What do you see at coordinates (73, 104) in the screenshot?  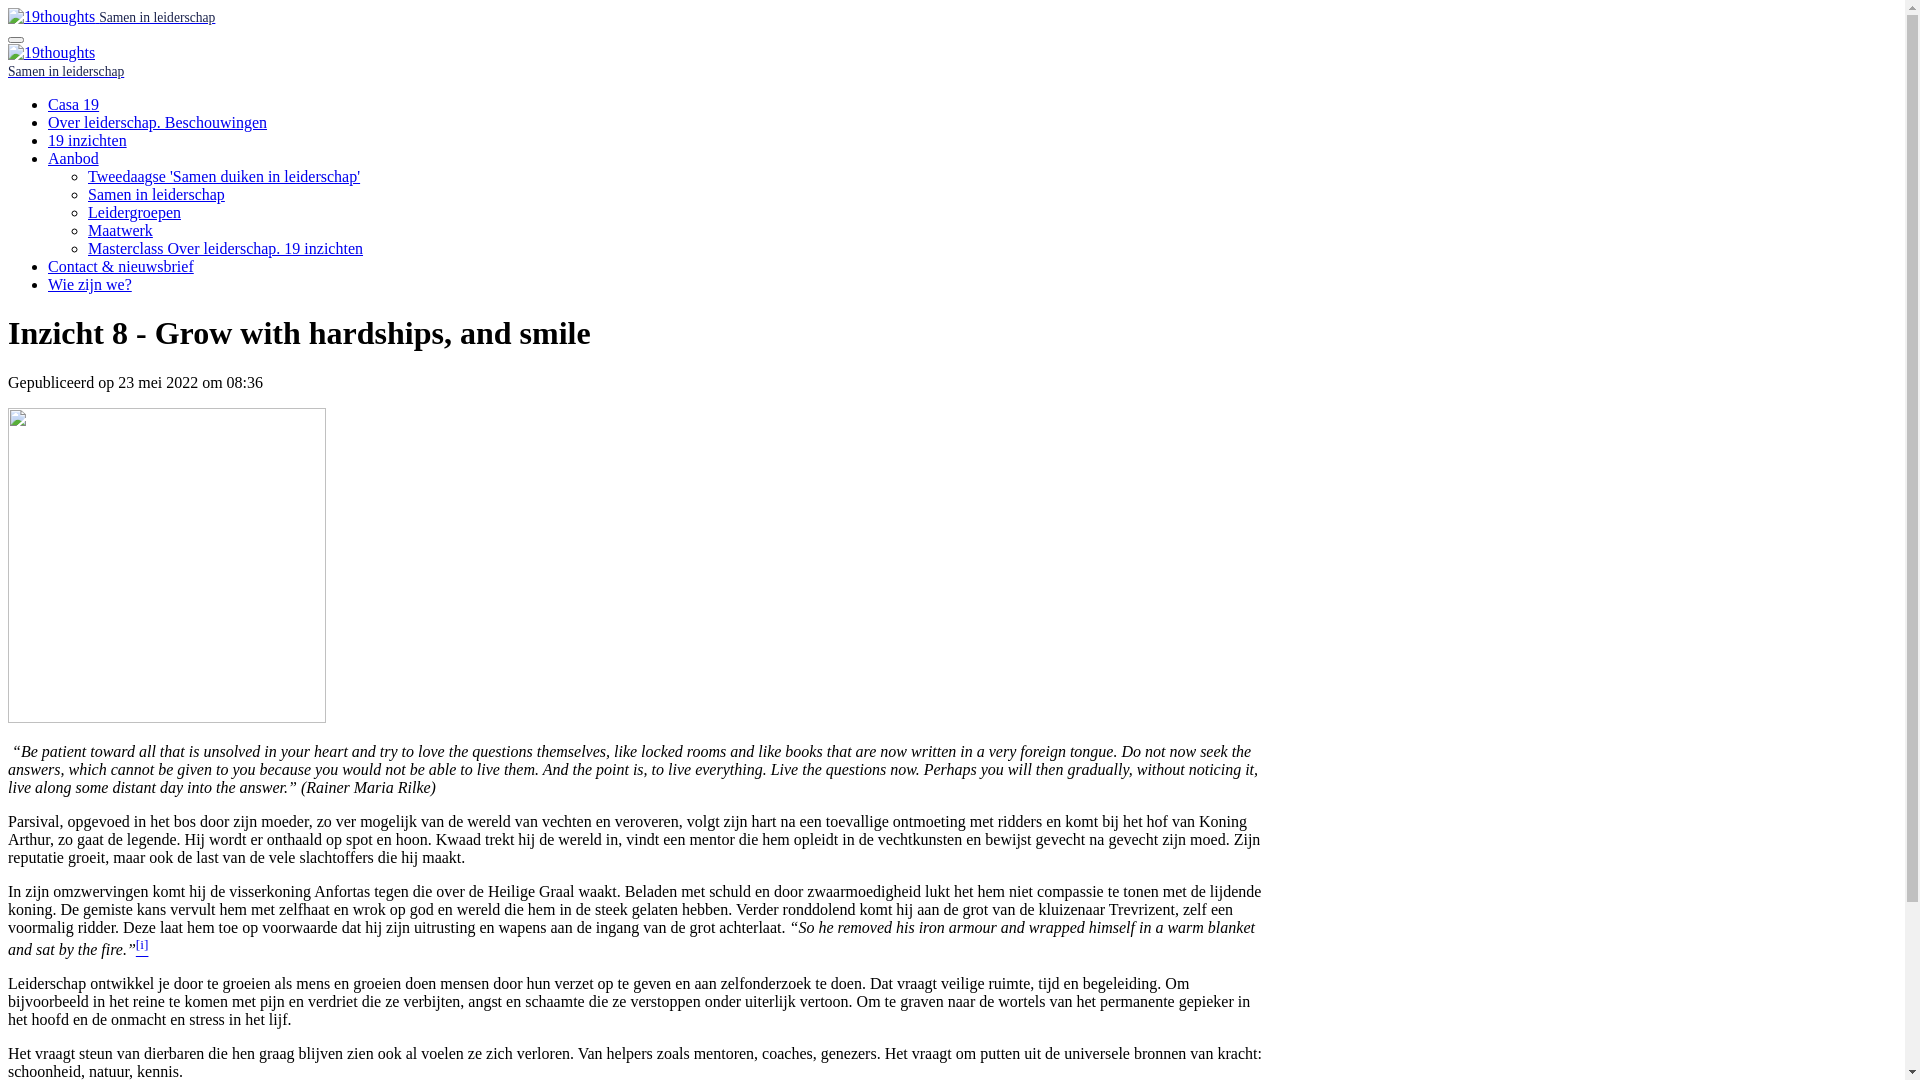 I see `'Casa 19'` at bounding box center [73, 104].